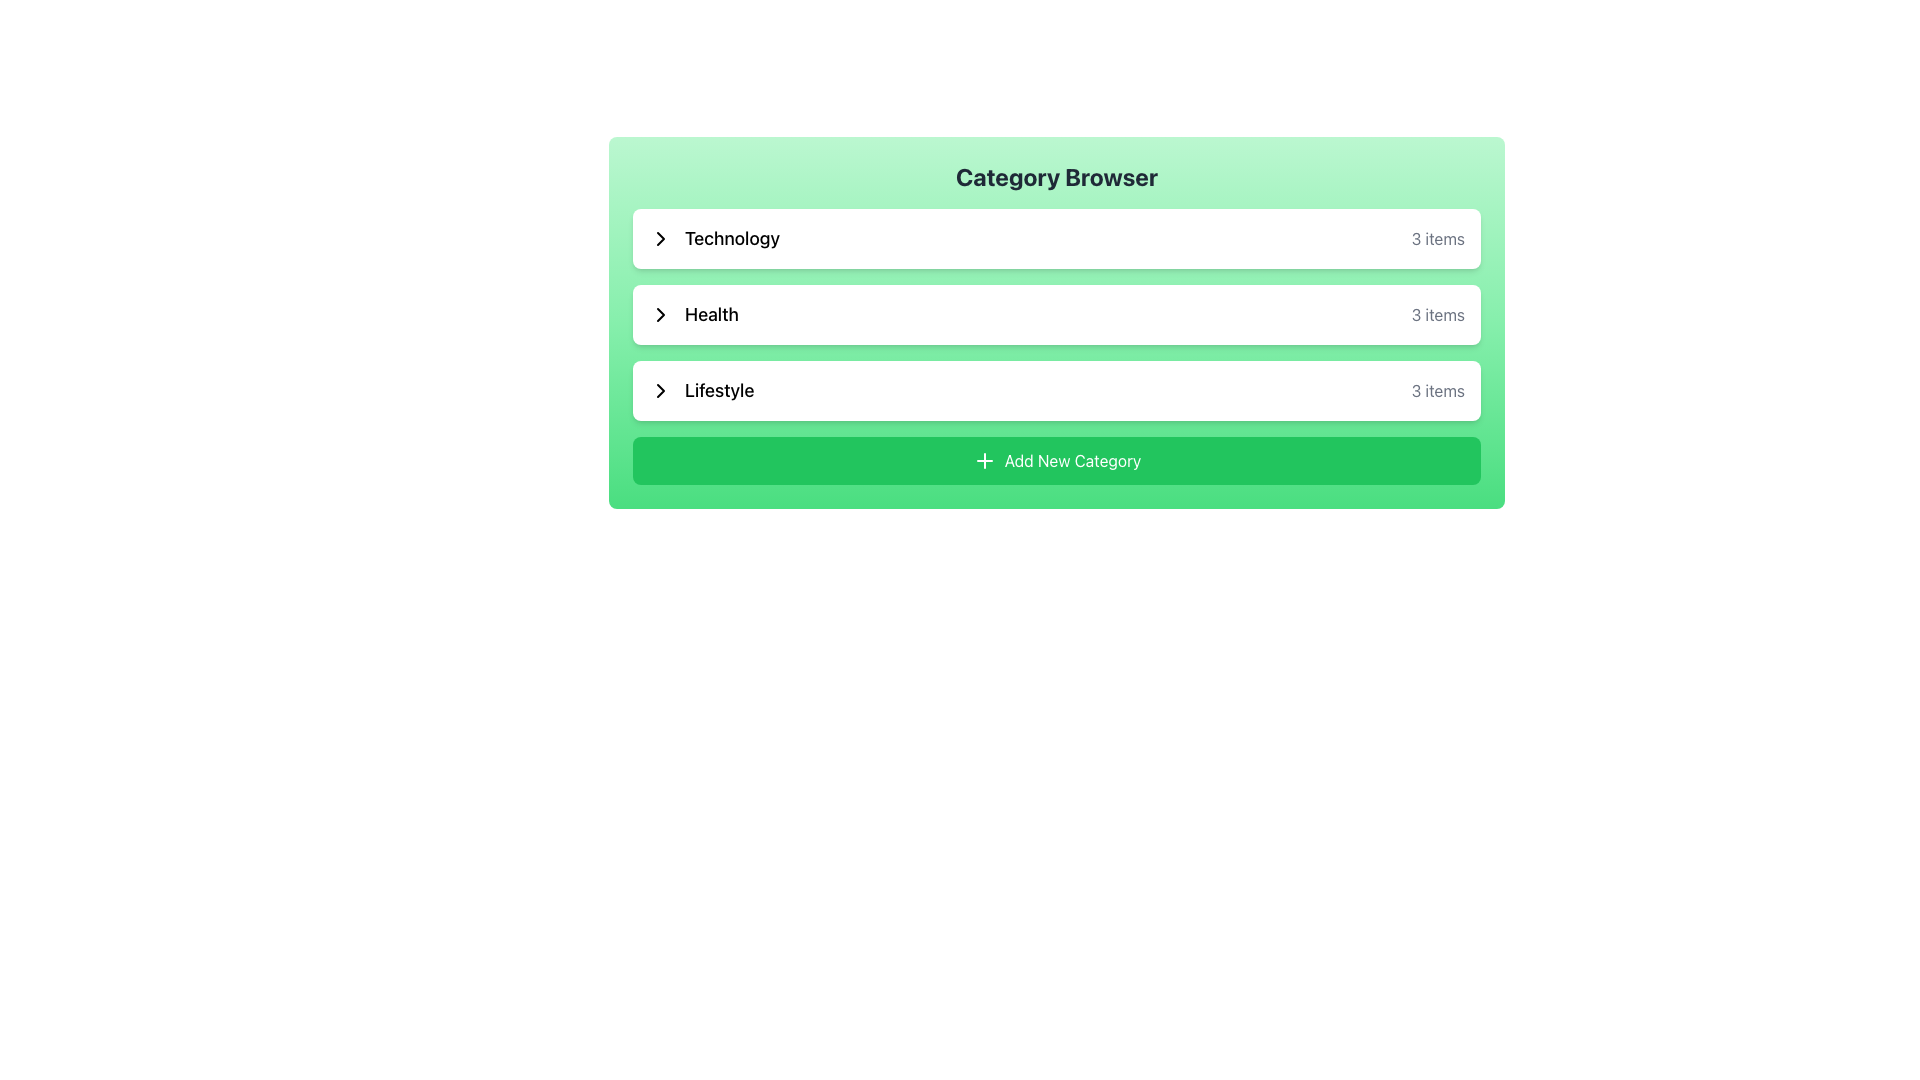 This screenshot has width=1920, height=1080. I want to click on the rightward-pointing chevron icon located beside the text 'Lifestyle', so click(661, 390).